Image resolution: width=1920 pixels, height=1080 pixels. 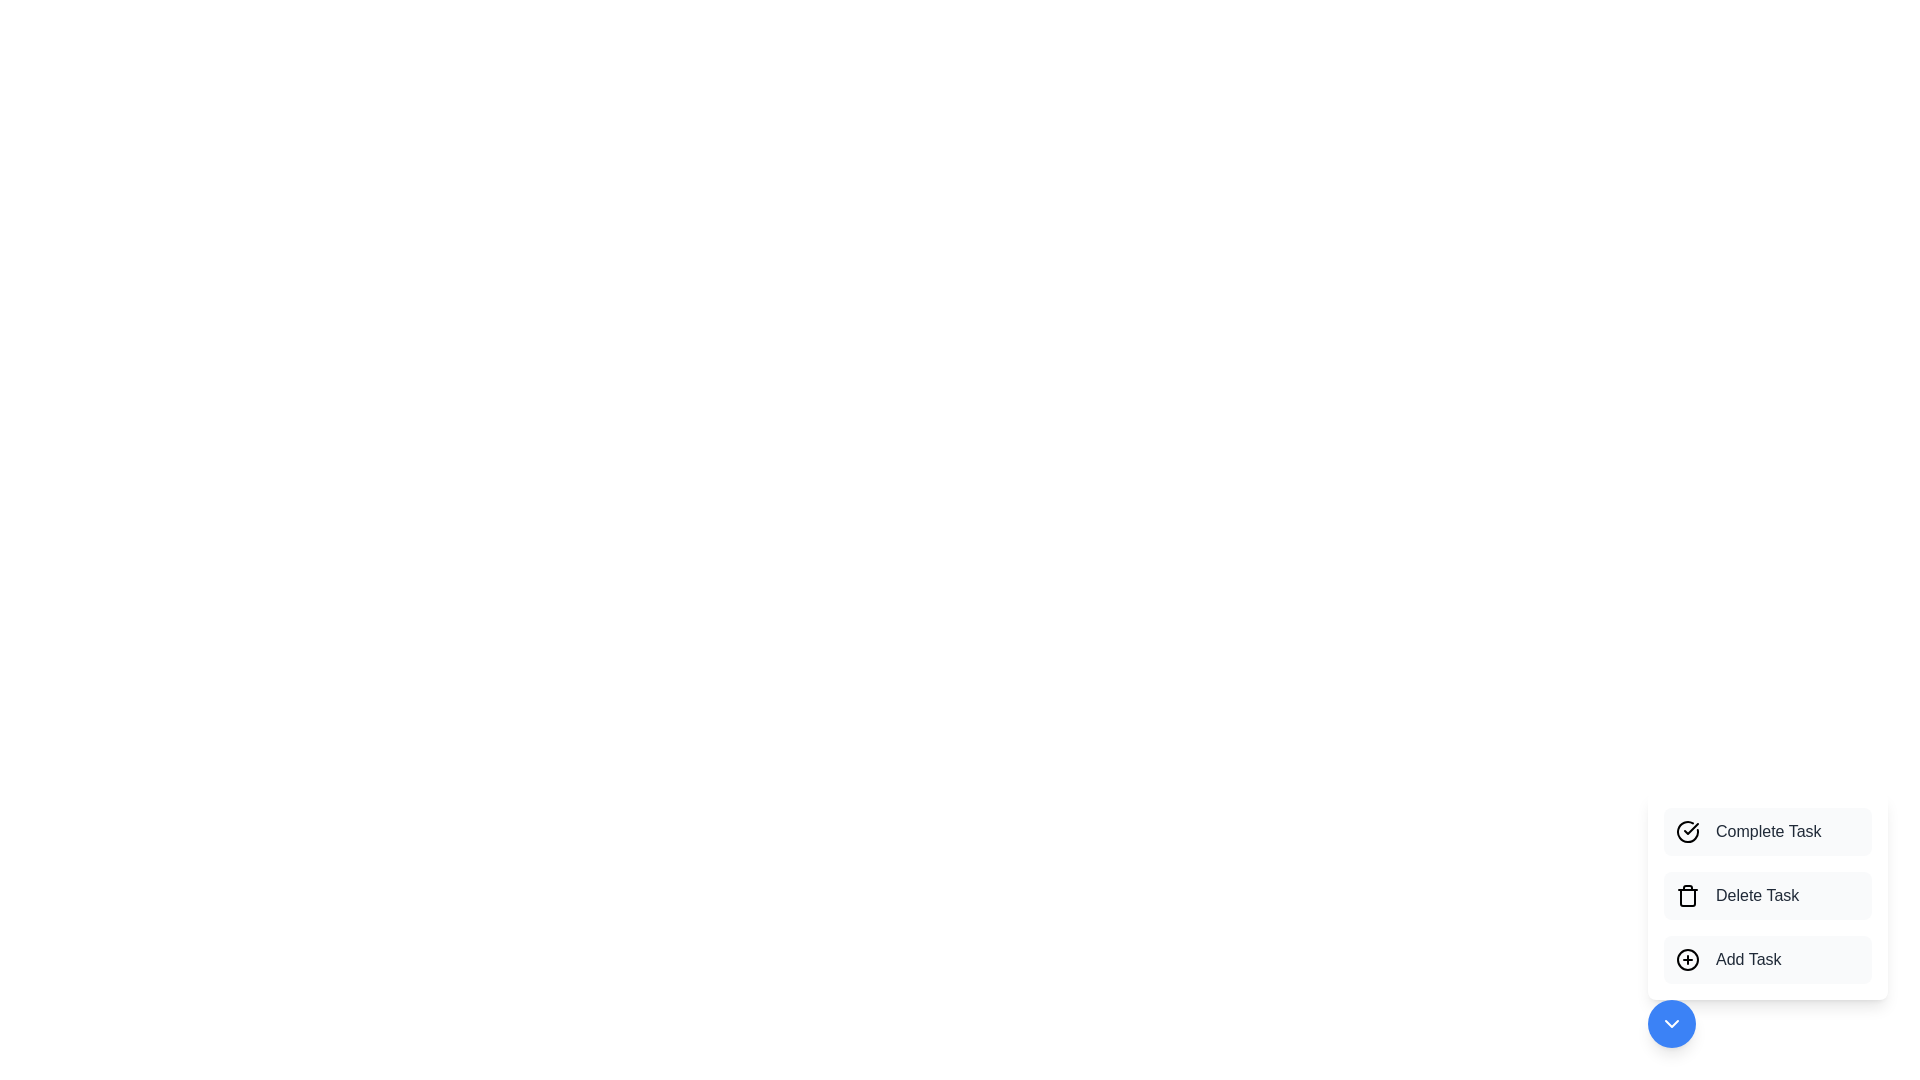 I want to click on 'Complete Task' button to mark a task as completed, so click(x=1767, y=832).